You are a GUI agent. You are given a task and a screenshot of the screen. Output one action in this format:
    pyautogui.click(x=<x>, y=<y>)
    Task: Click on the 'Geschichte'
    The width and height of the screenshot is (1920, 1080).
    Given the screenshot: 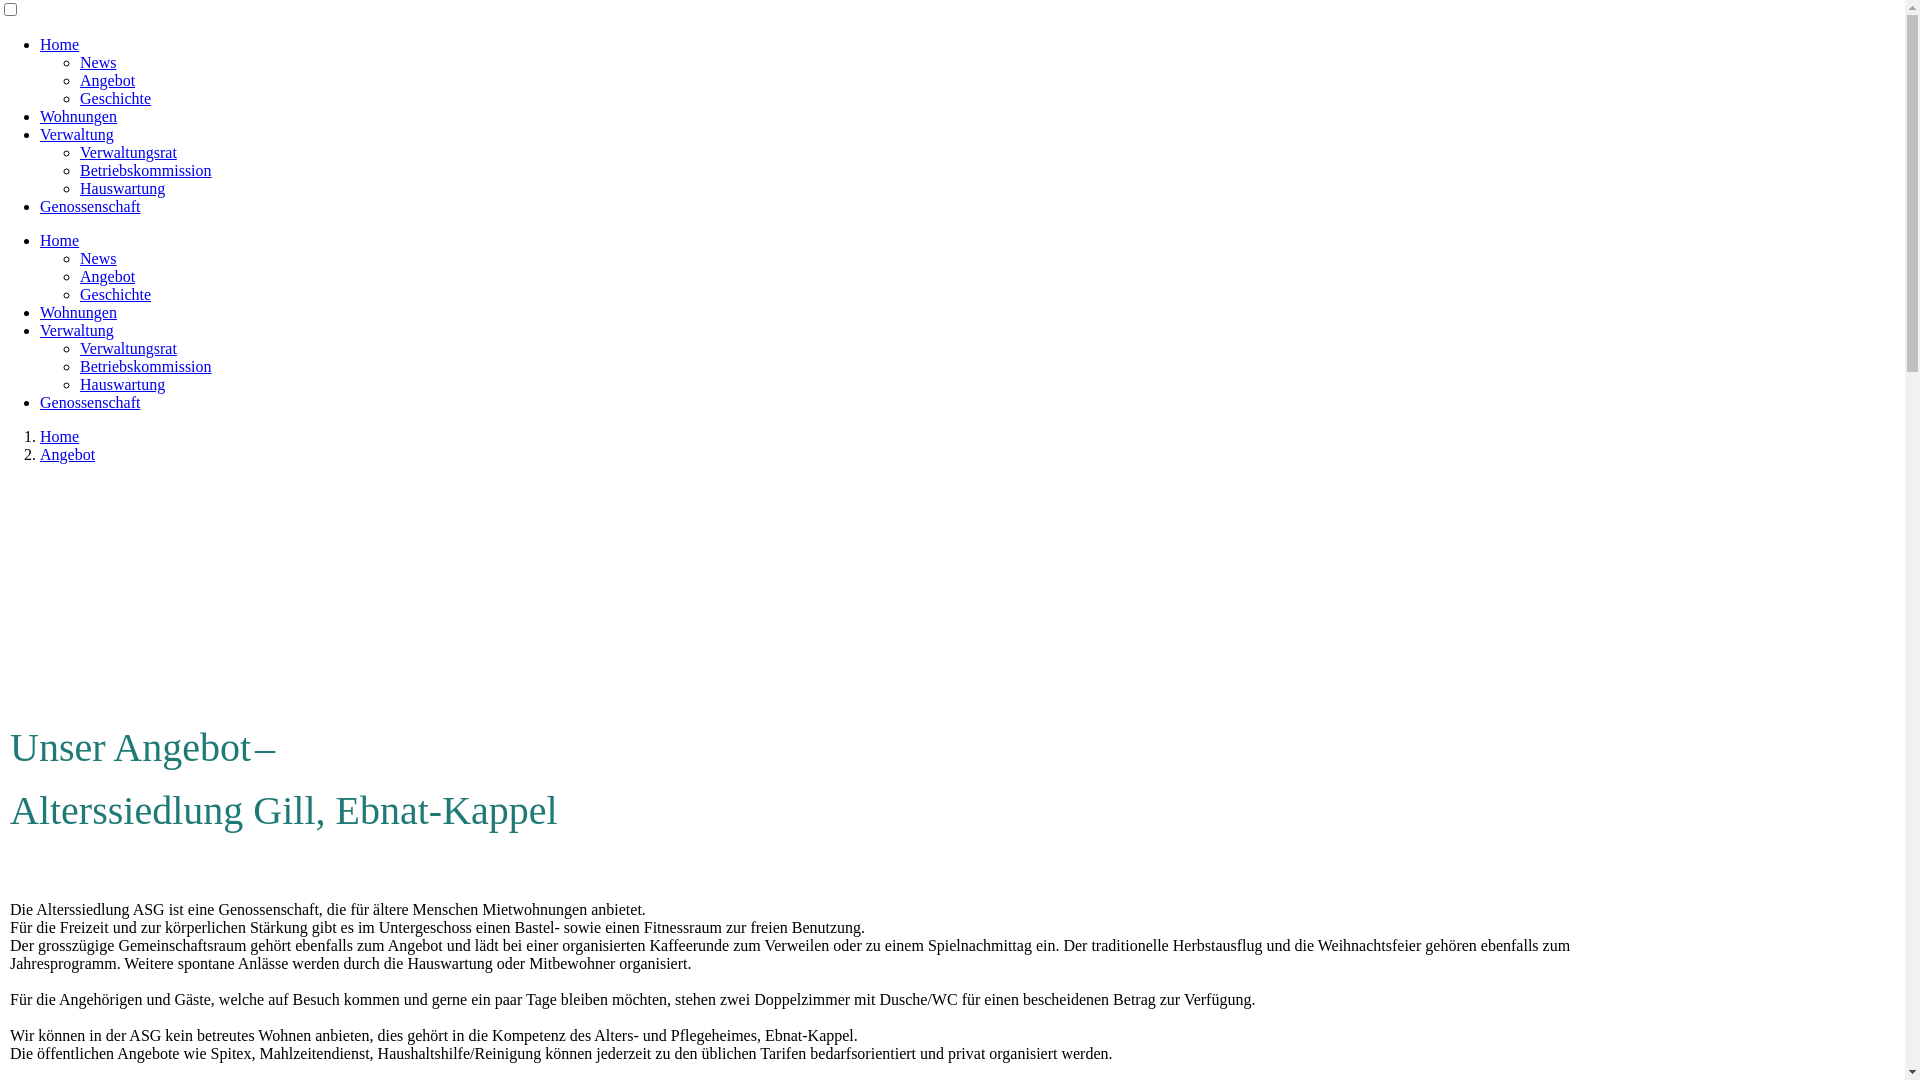 What is the action you would take?
    pyautogui.click(x=114, y=98)
    